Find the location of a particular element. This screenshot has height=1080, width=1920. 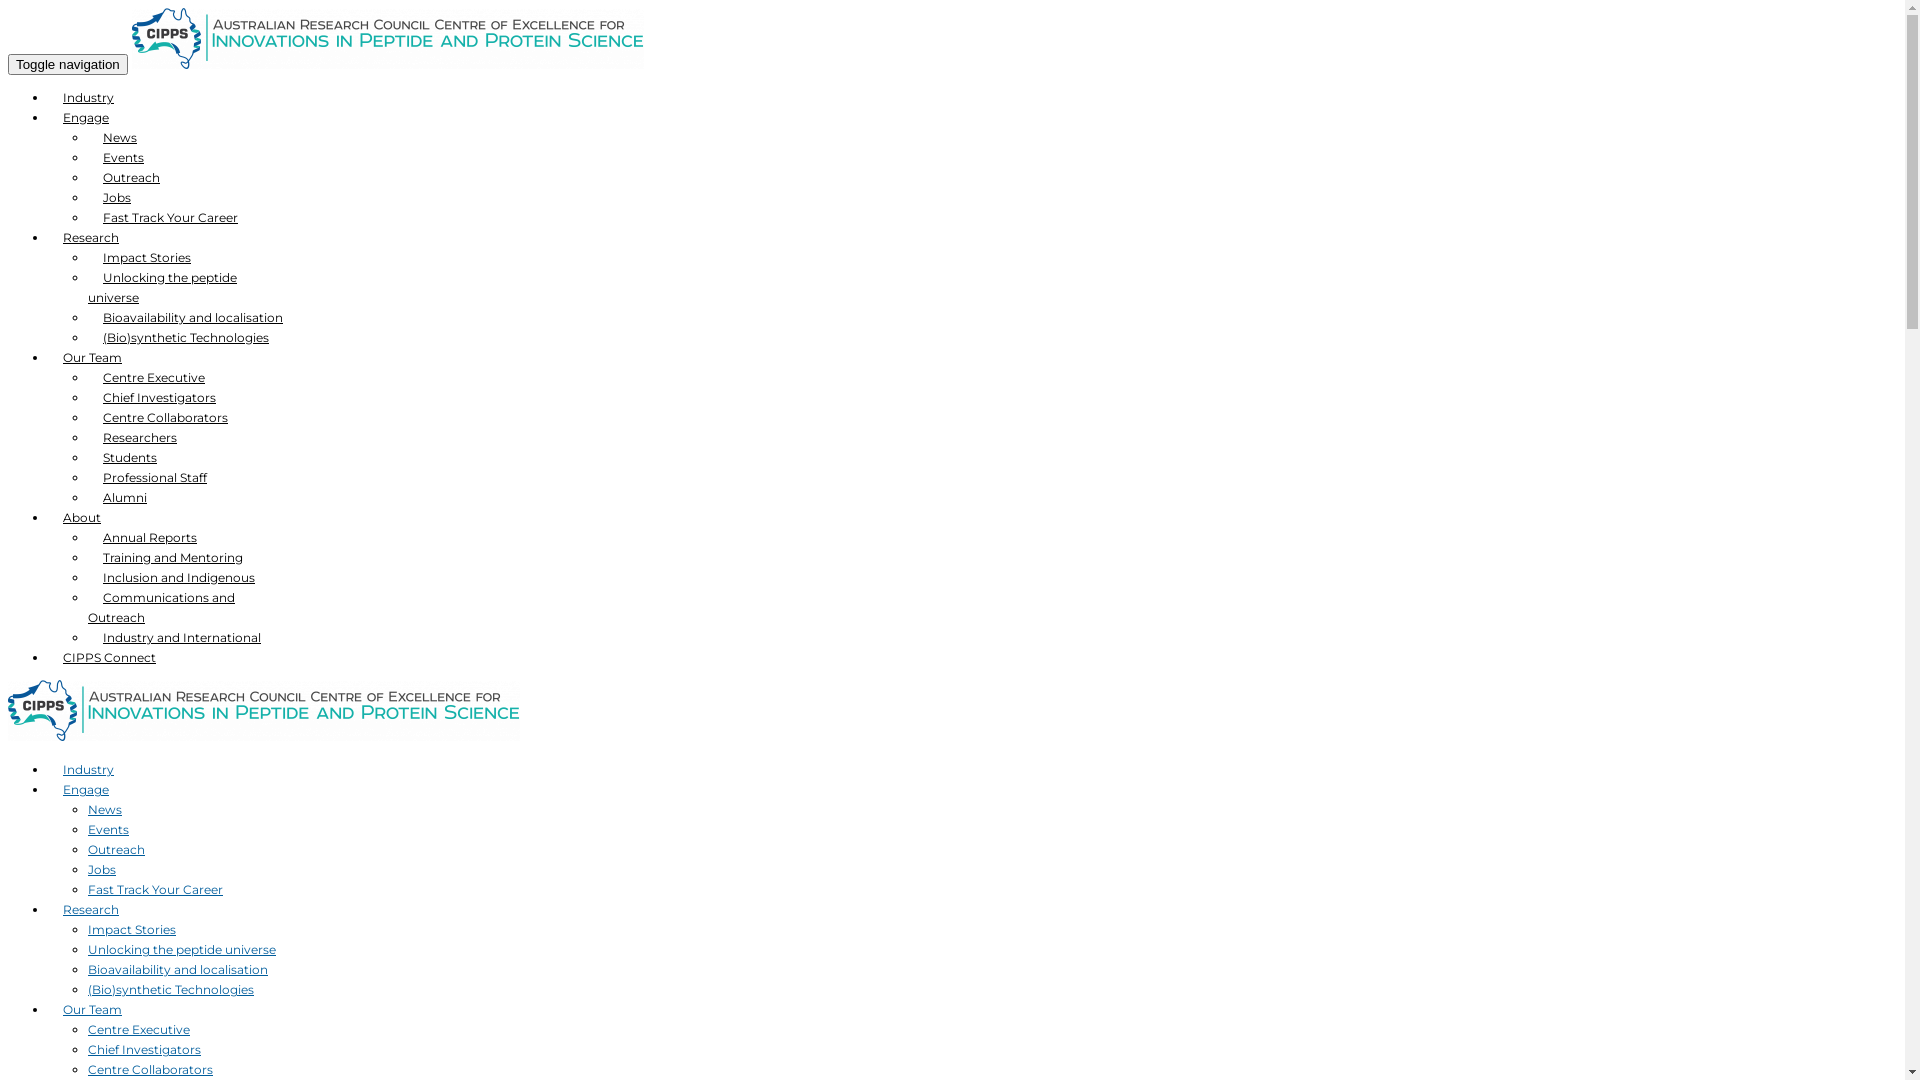

'Researchers' is located at coordinates (138, 436).